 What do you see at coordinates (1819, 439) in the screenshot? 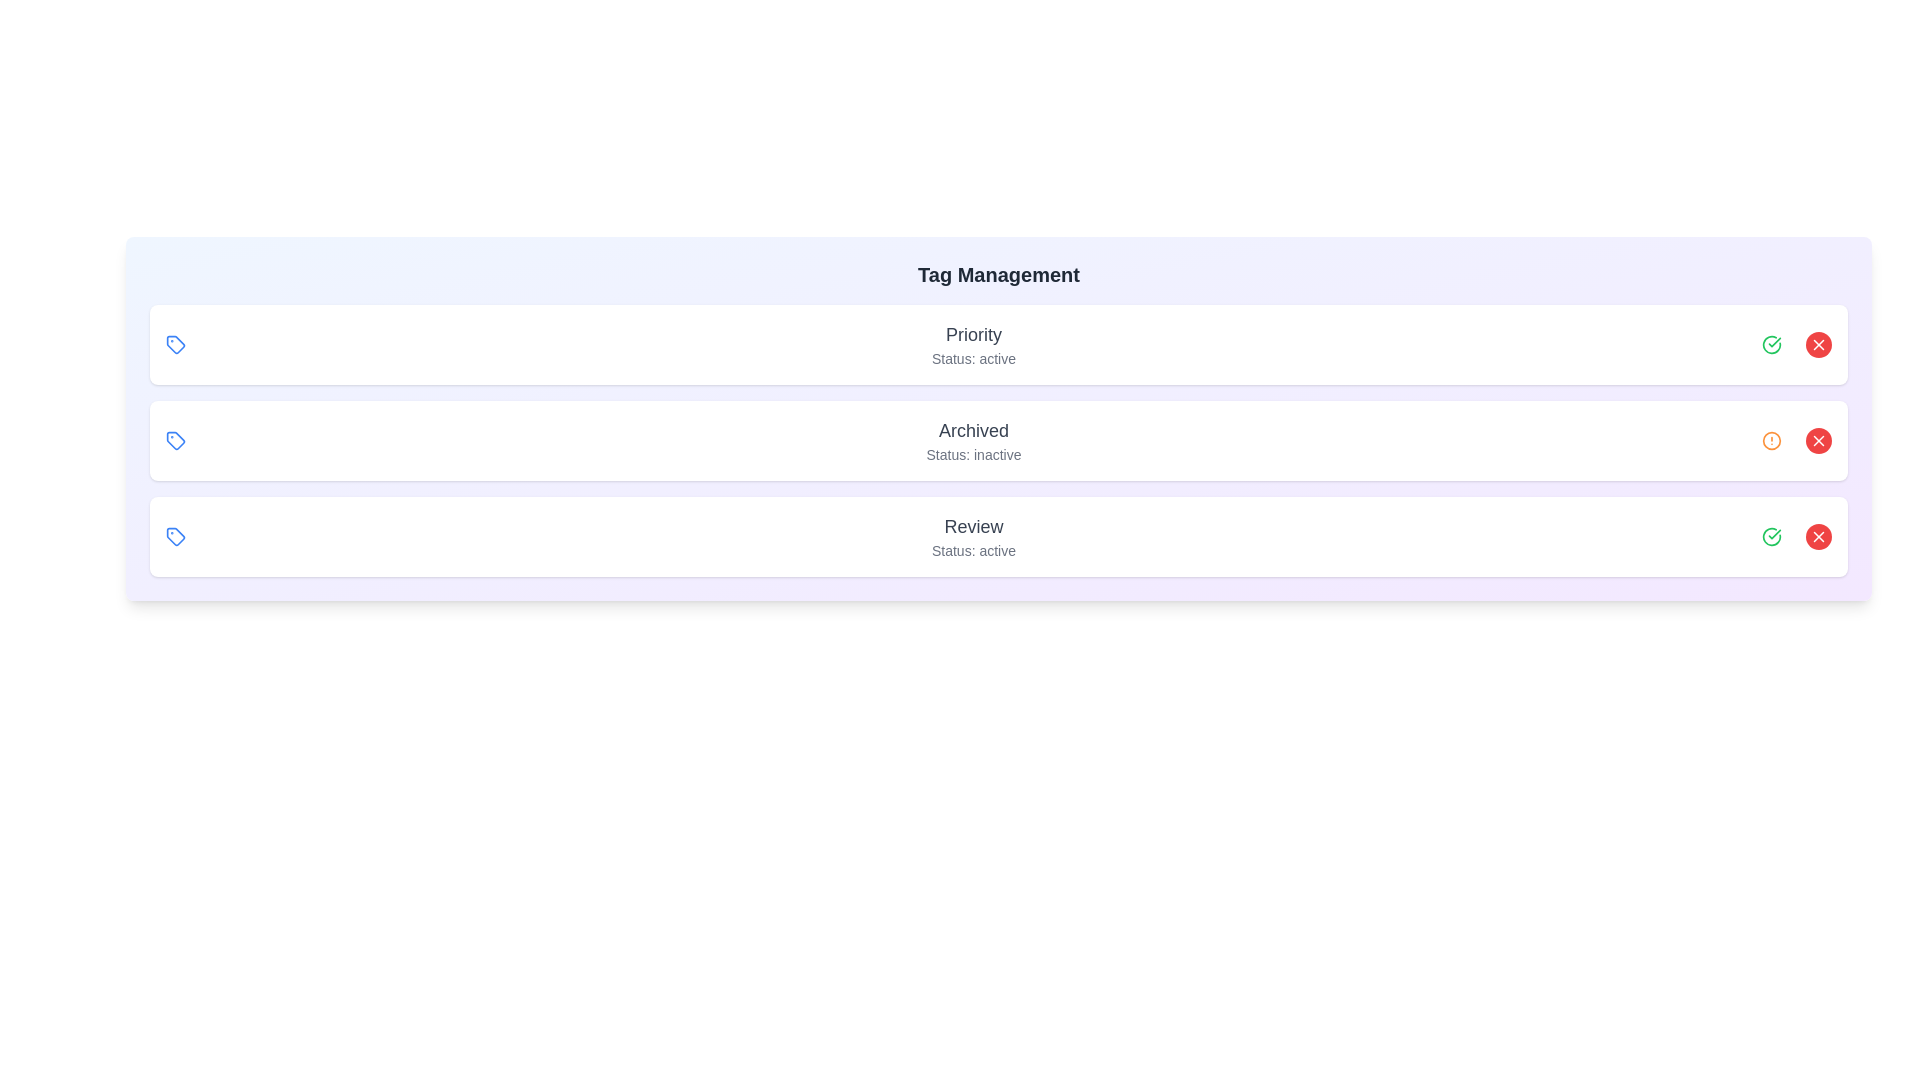
I see `the red 'X' button to remove the tag with name Archived` at bounding box center [1819, 439].